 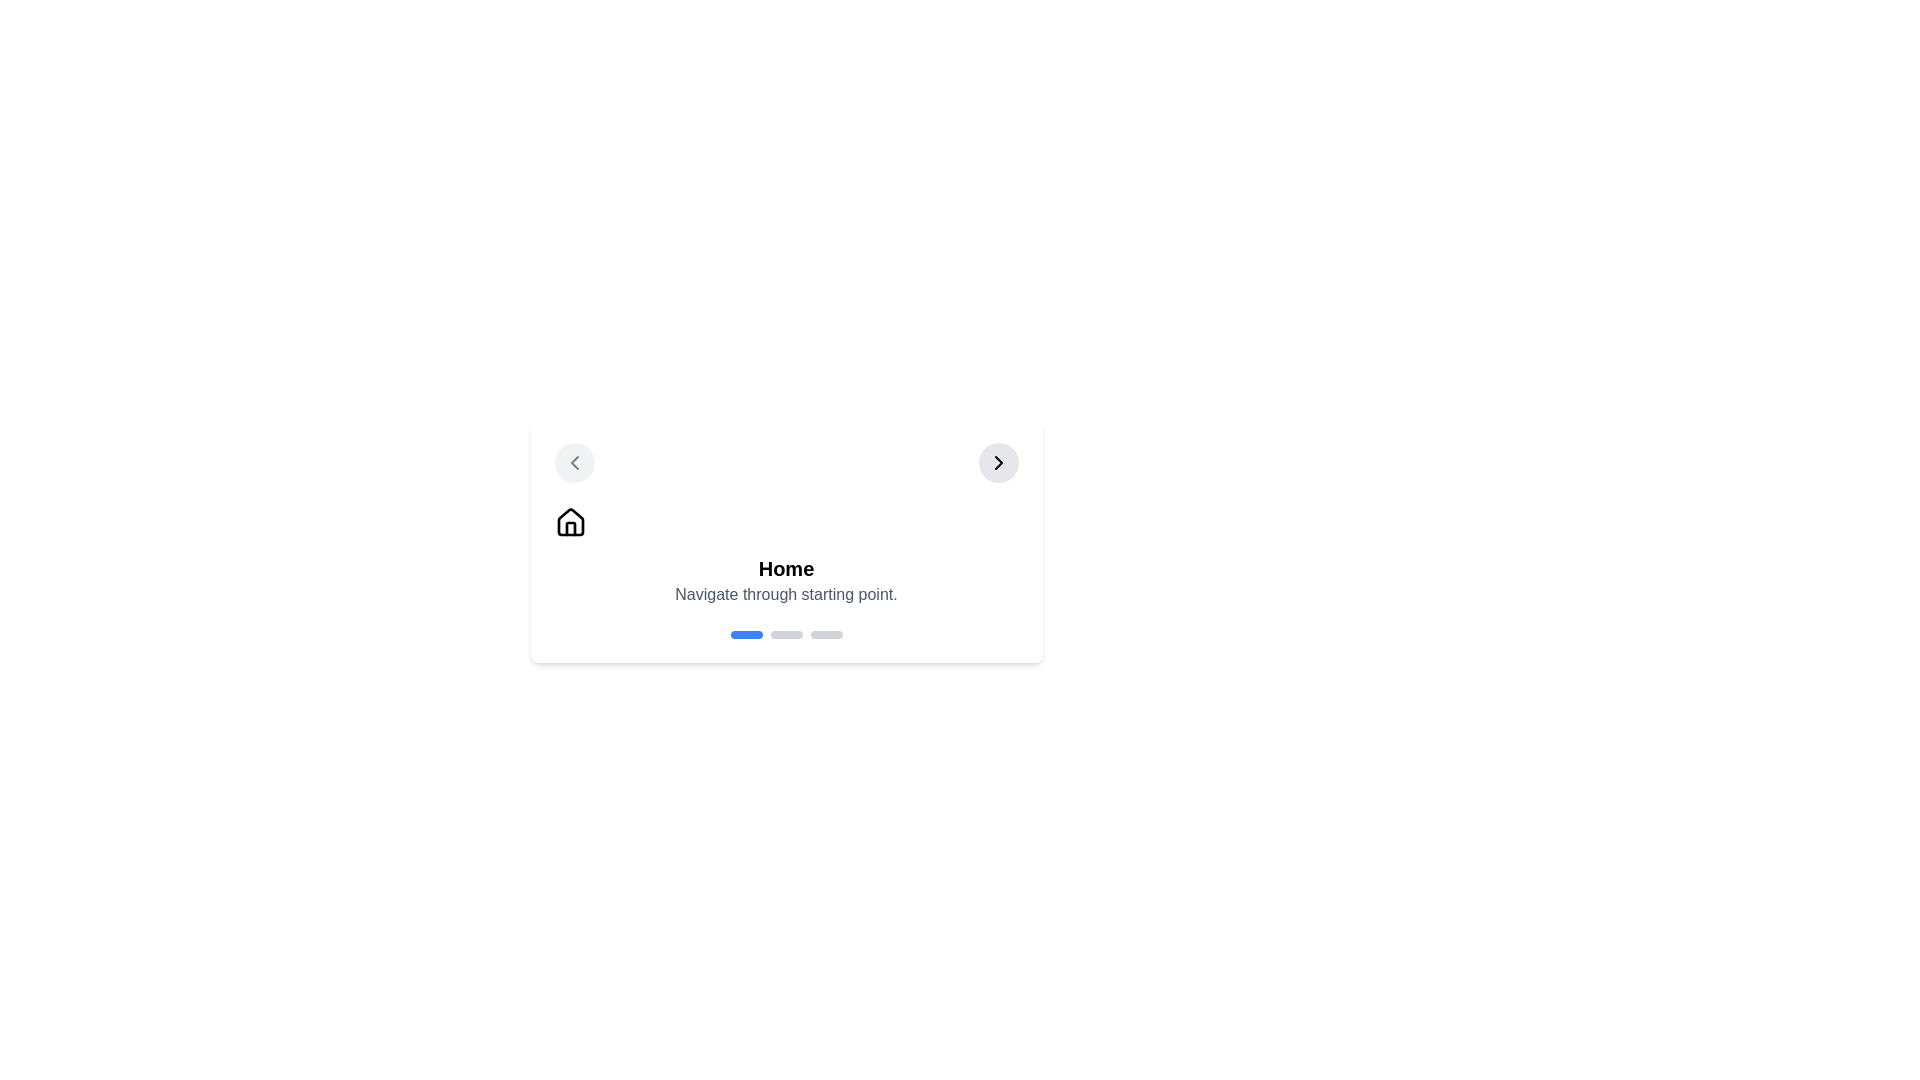 I want to click on the 'back' button to navigate to the previous step, so click(x=573, y=462).